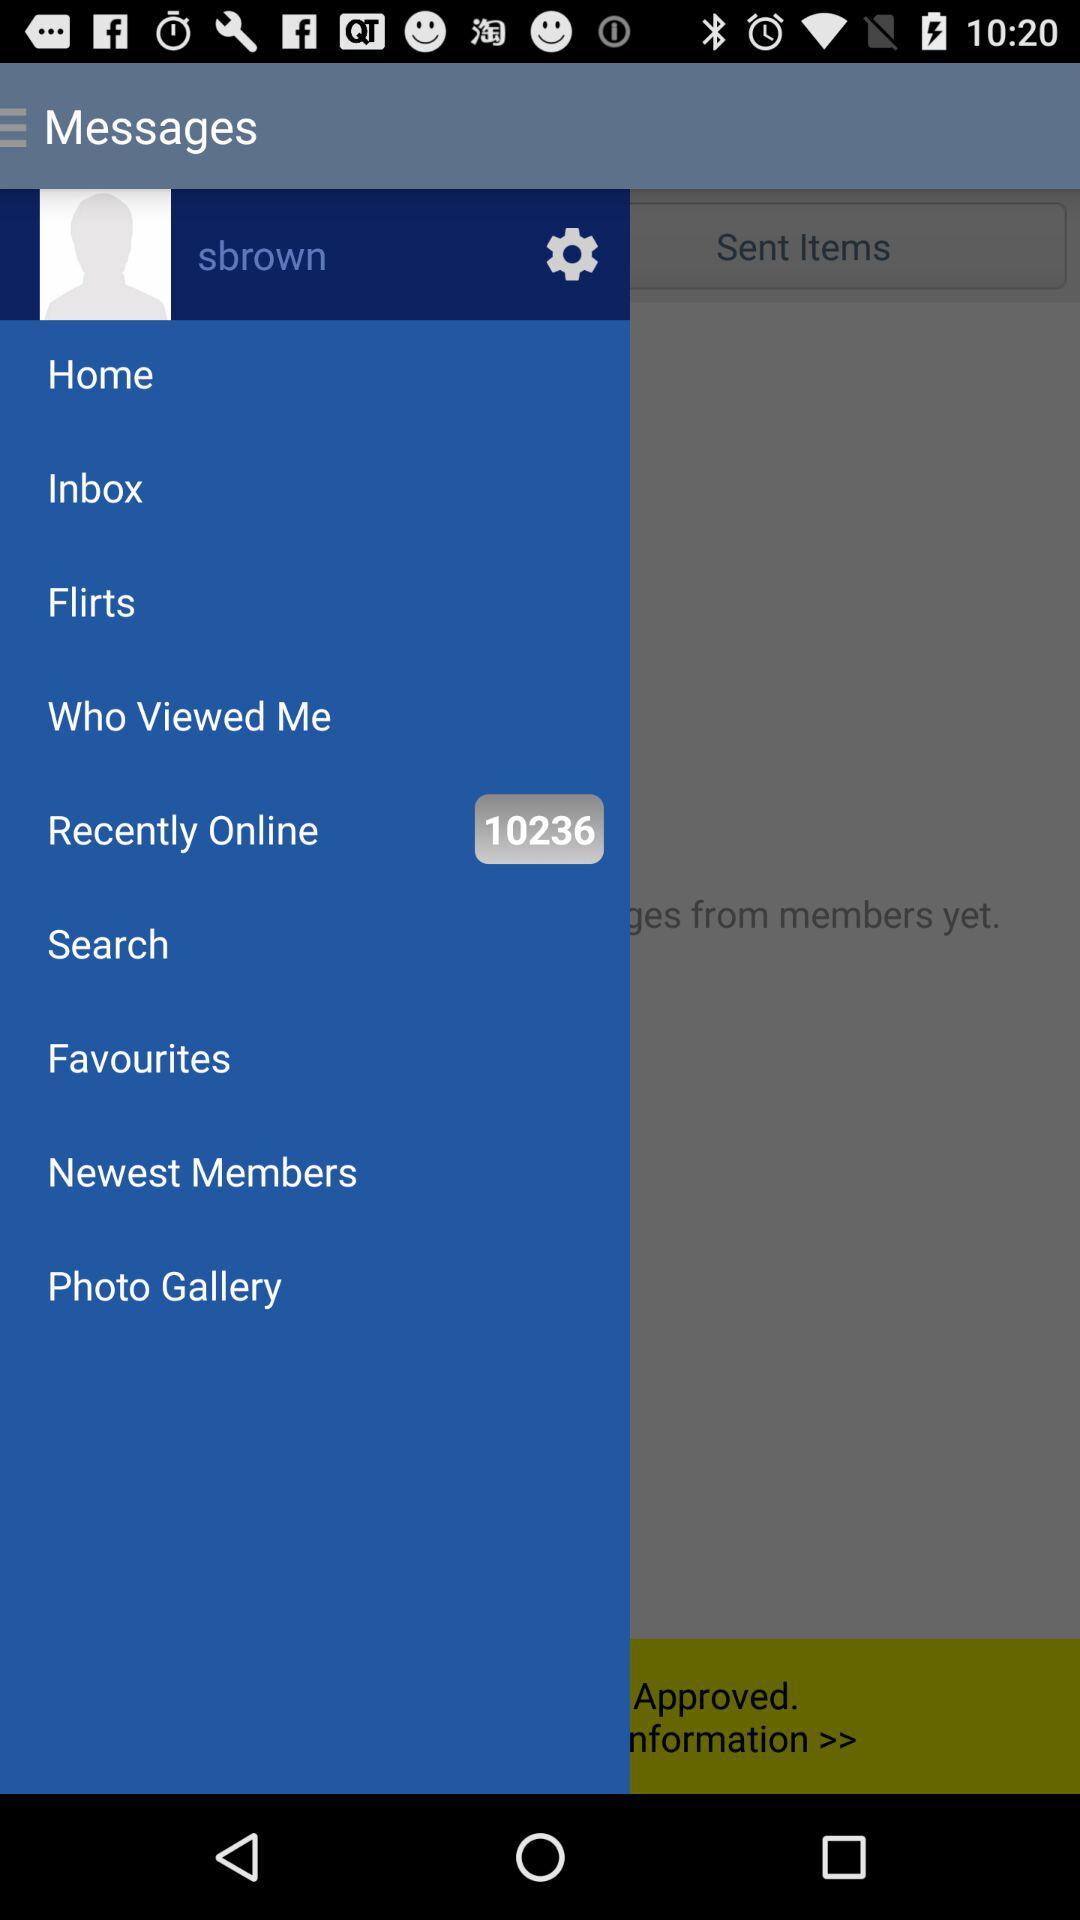  Describe the element at coordinates (189, 715) in the screenshot. I see `who viewed me icon` at that location.